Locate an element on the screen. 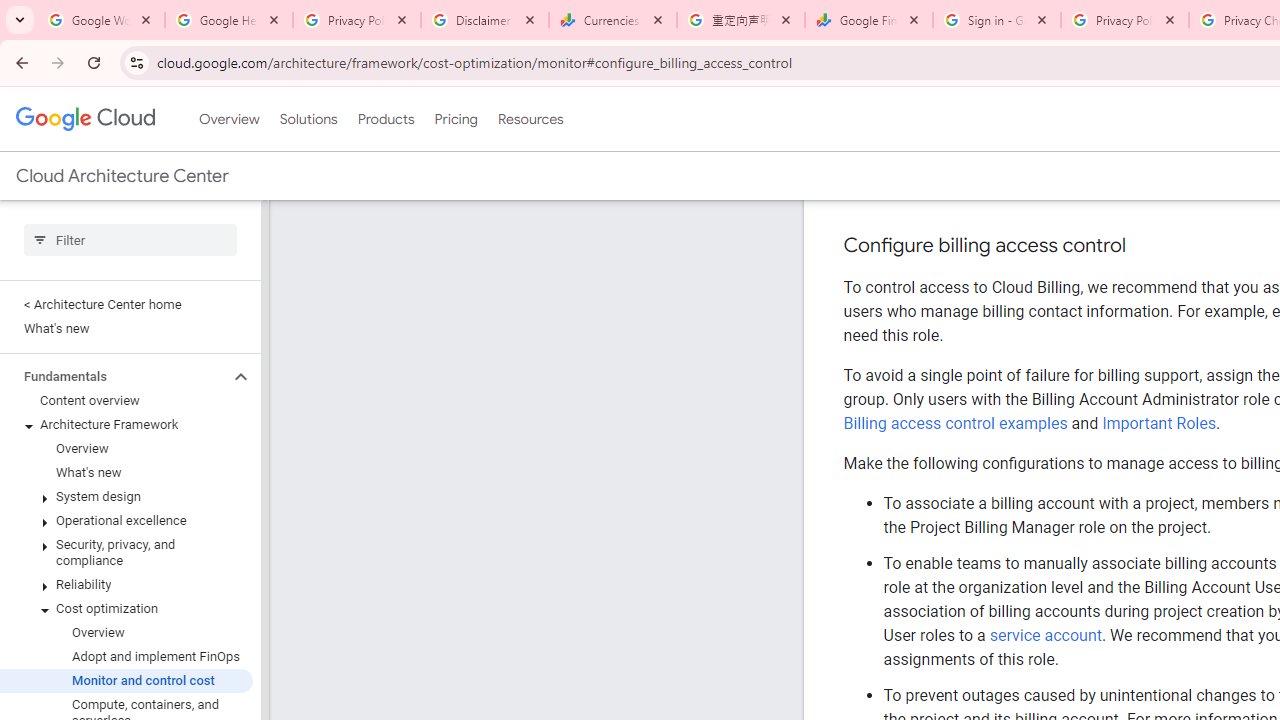 This screenshot has width=1280, height=720. 'Architecture Framework' is located at coordinates (125, 424).